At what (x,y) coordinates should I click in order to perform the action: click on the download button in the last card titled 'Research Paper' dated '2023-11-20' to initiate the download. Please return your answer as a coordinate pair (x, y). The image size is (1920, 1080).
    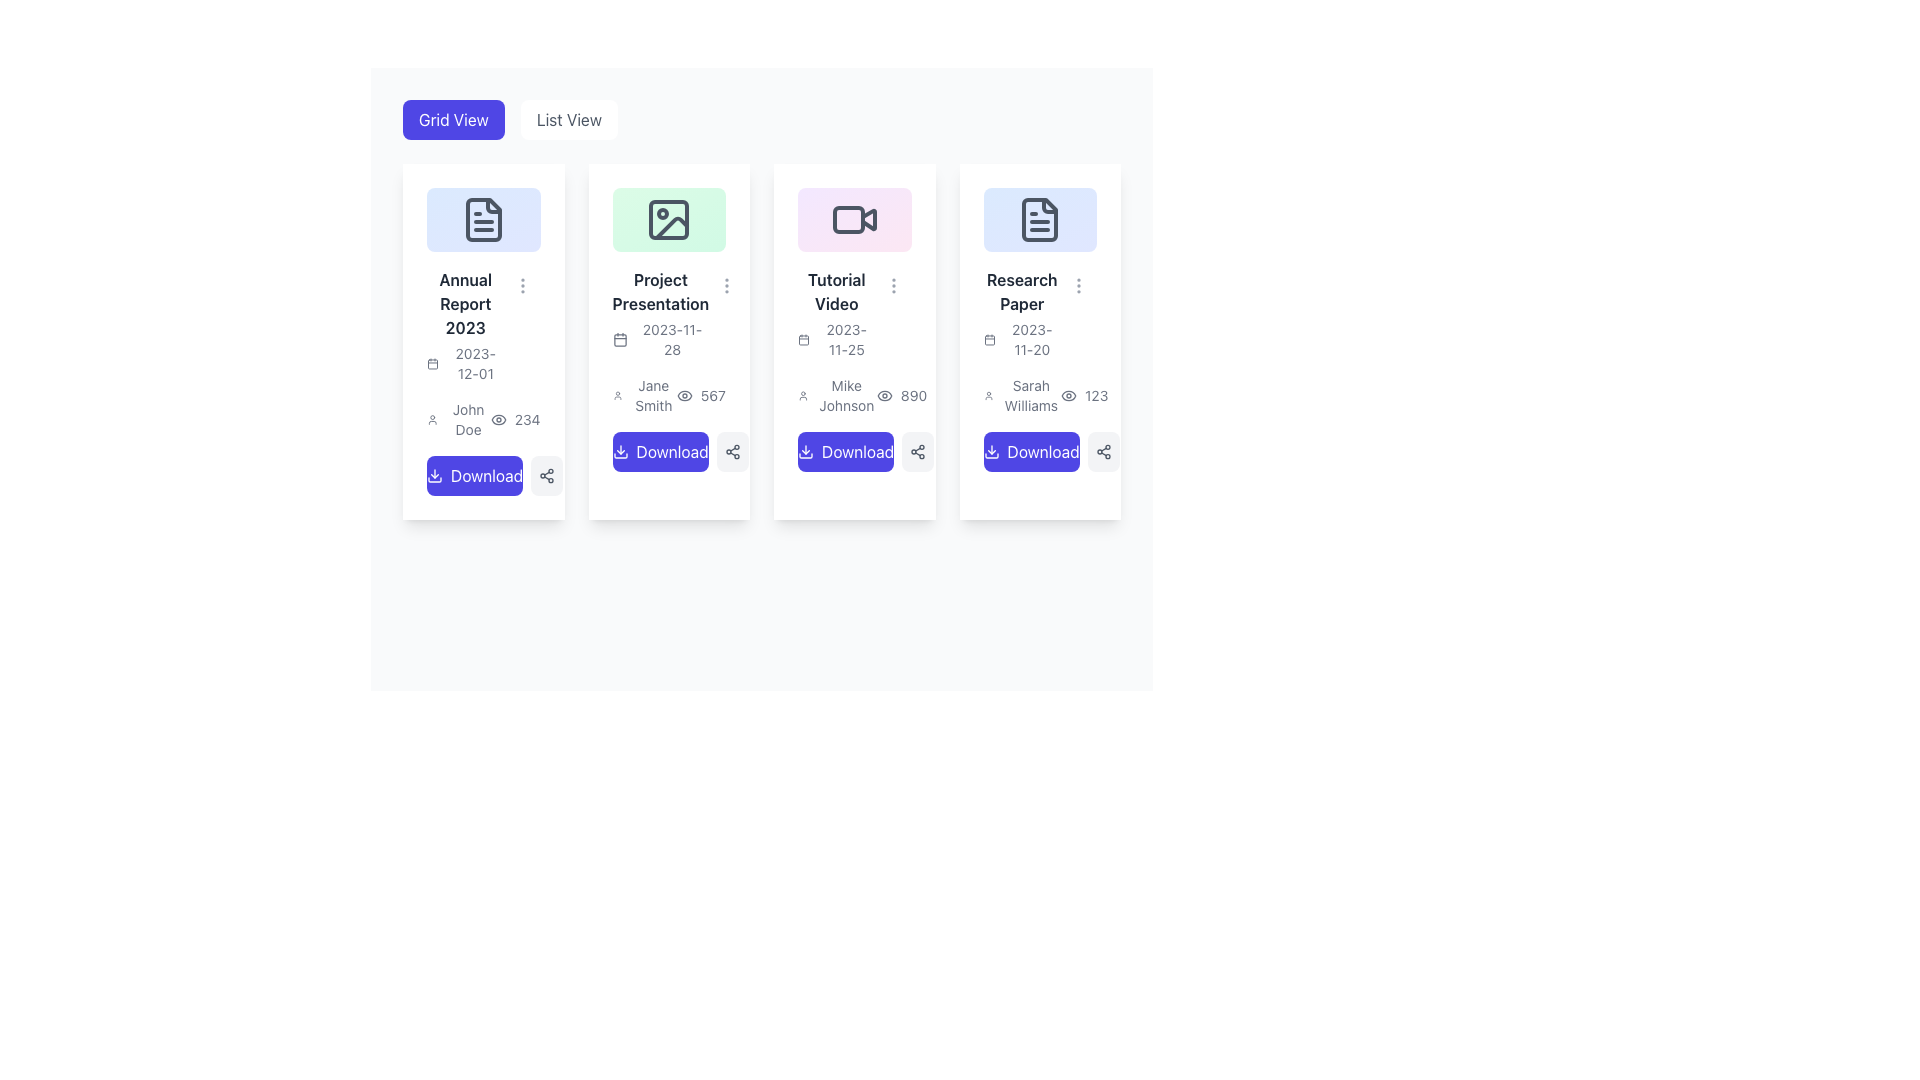
    Looking at the image, I should click on (1031, 451).